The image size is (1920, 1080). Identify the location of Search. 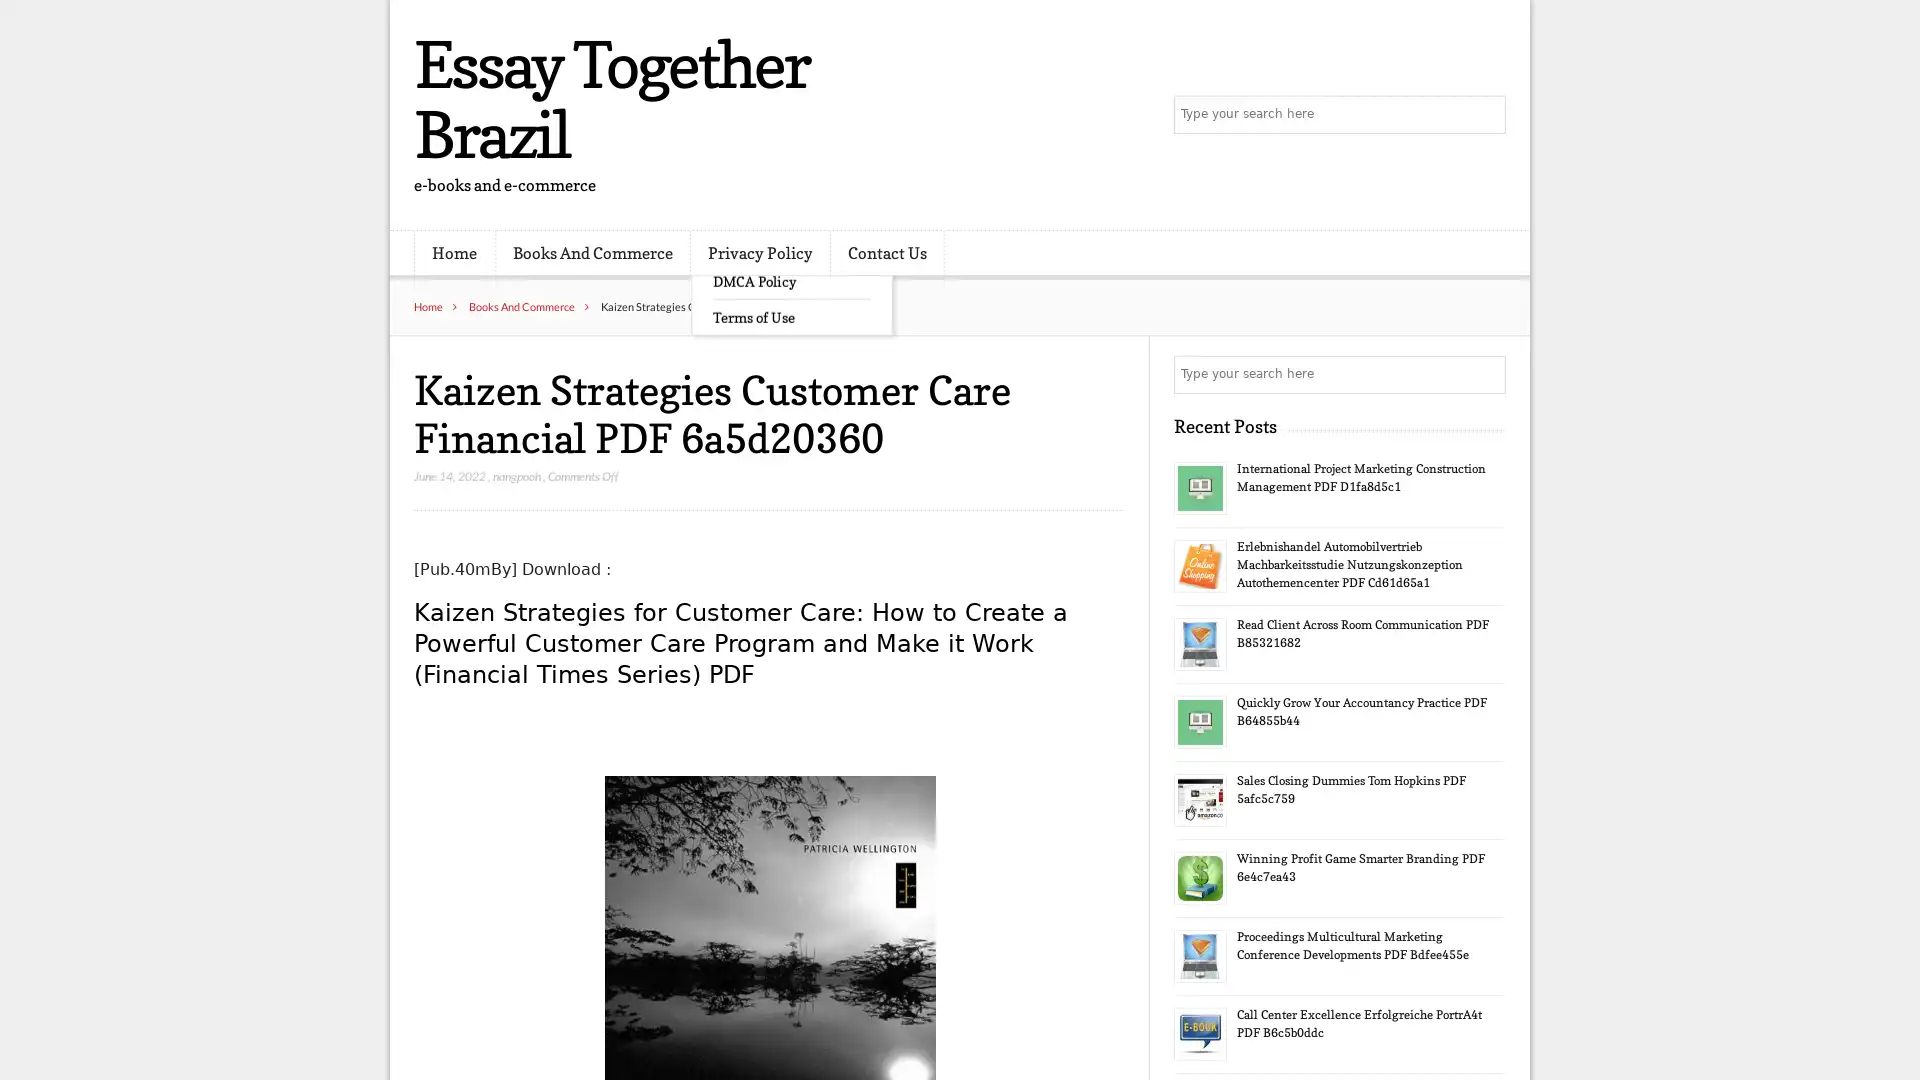
(1485, 115).